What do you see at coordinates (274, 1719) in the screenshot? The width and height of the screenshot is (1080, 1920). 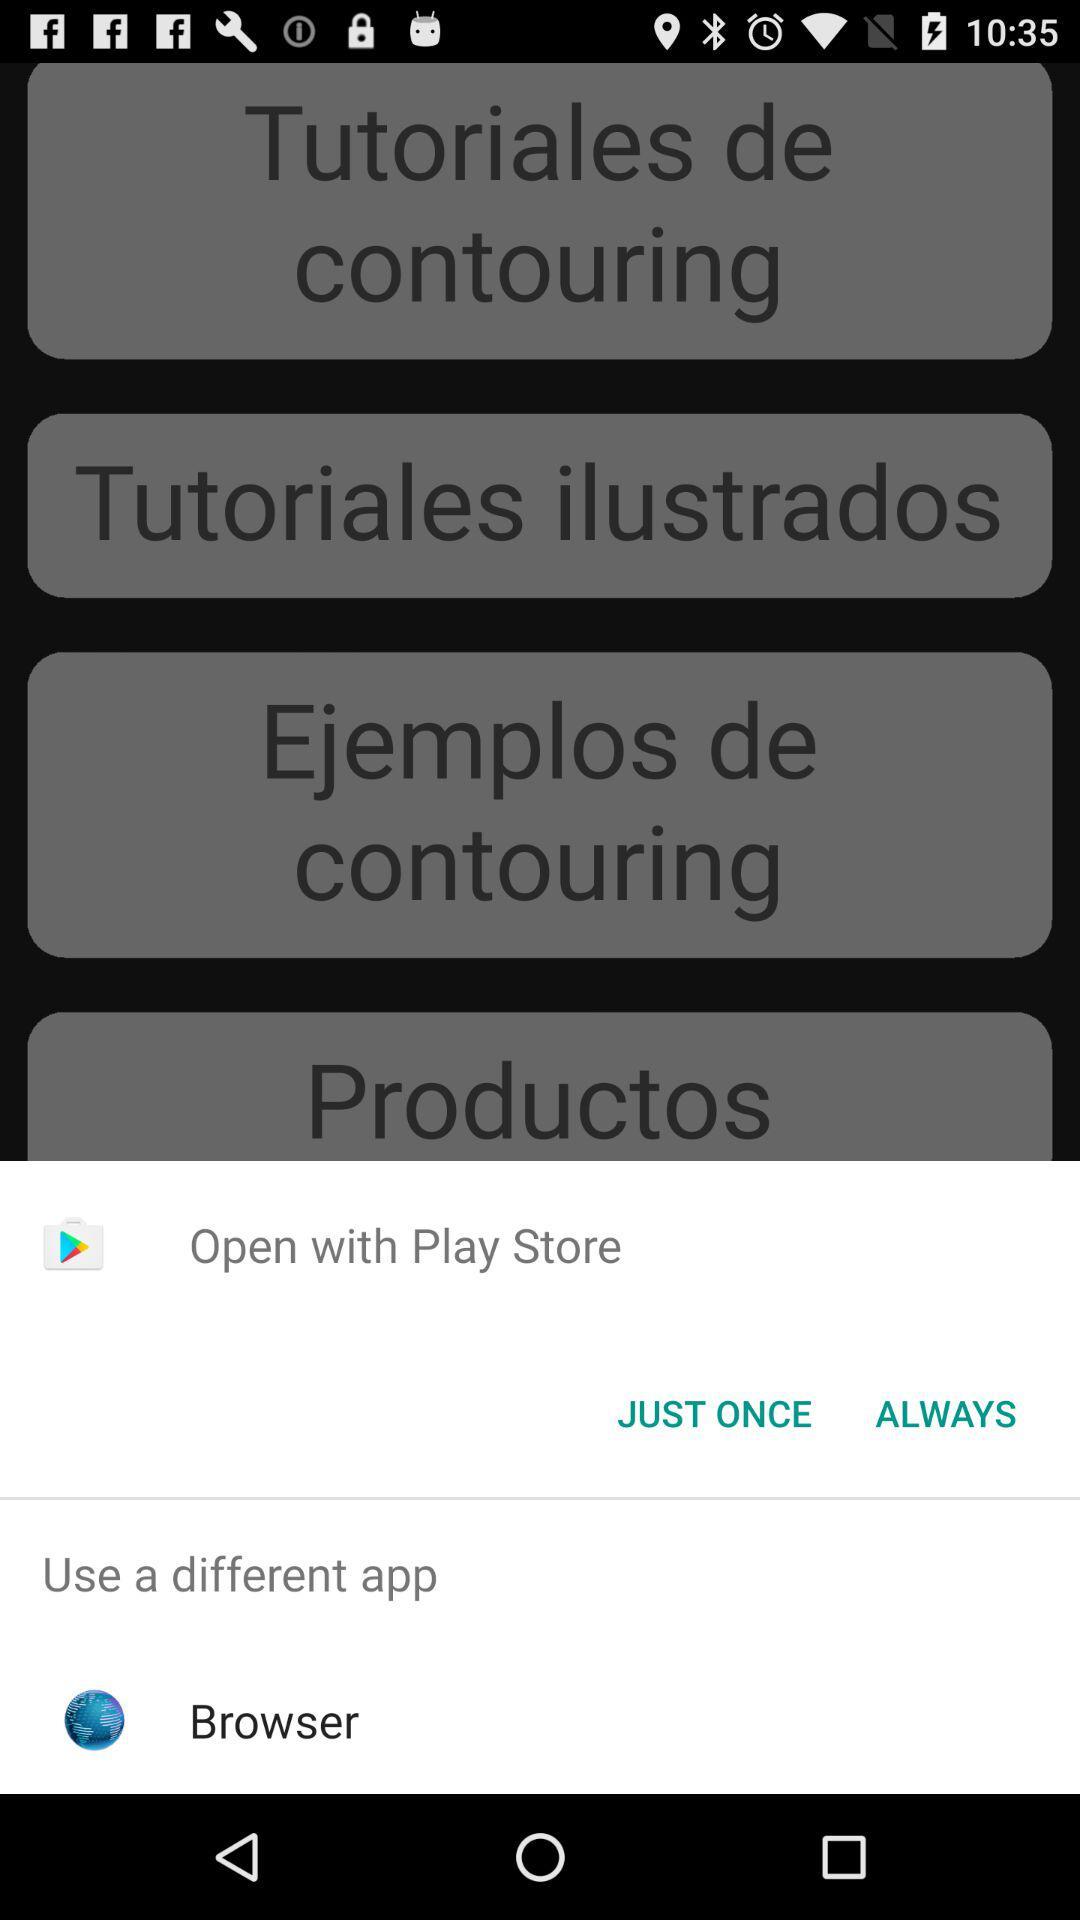 I see `the item below the use a different app` at bounding box center [274, 1719].